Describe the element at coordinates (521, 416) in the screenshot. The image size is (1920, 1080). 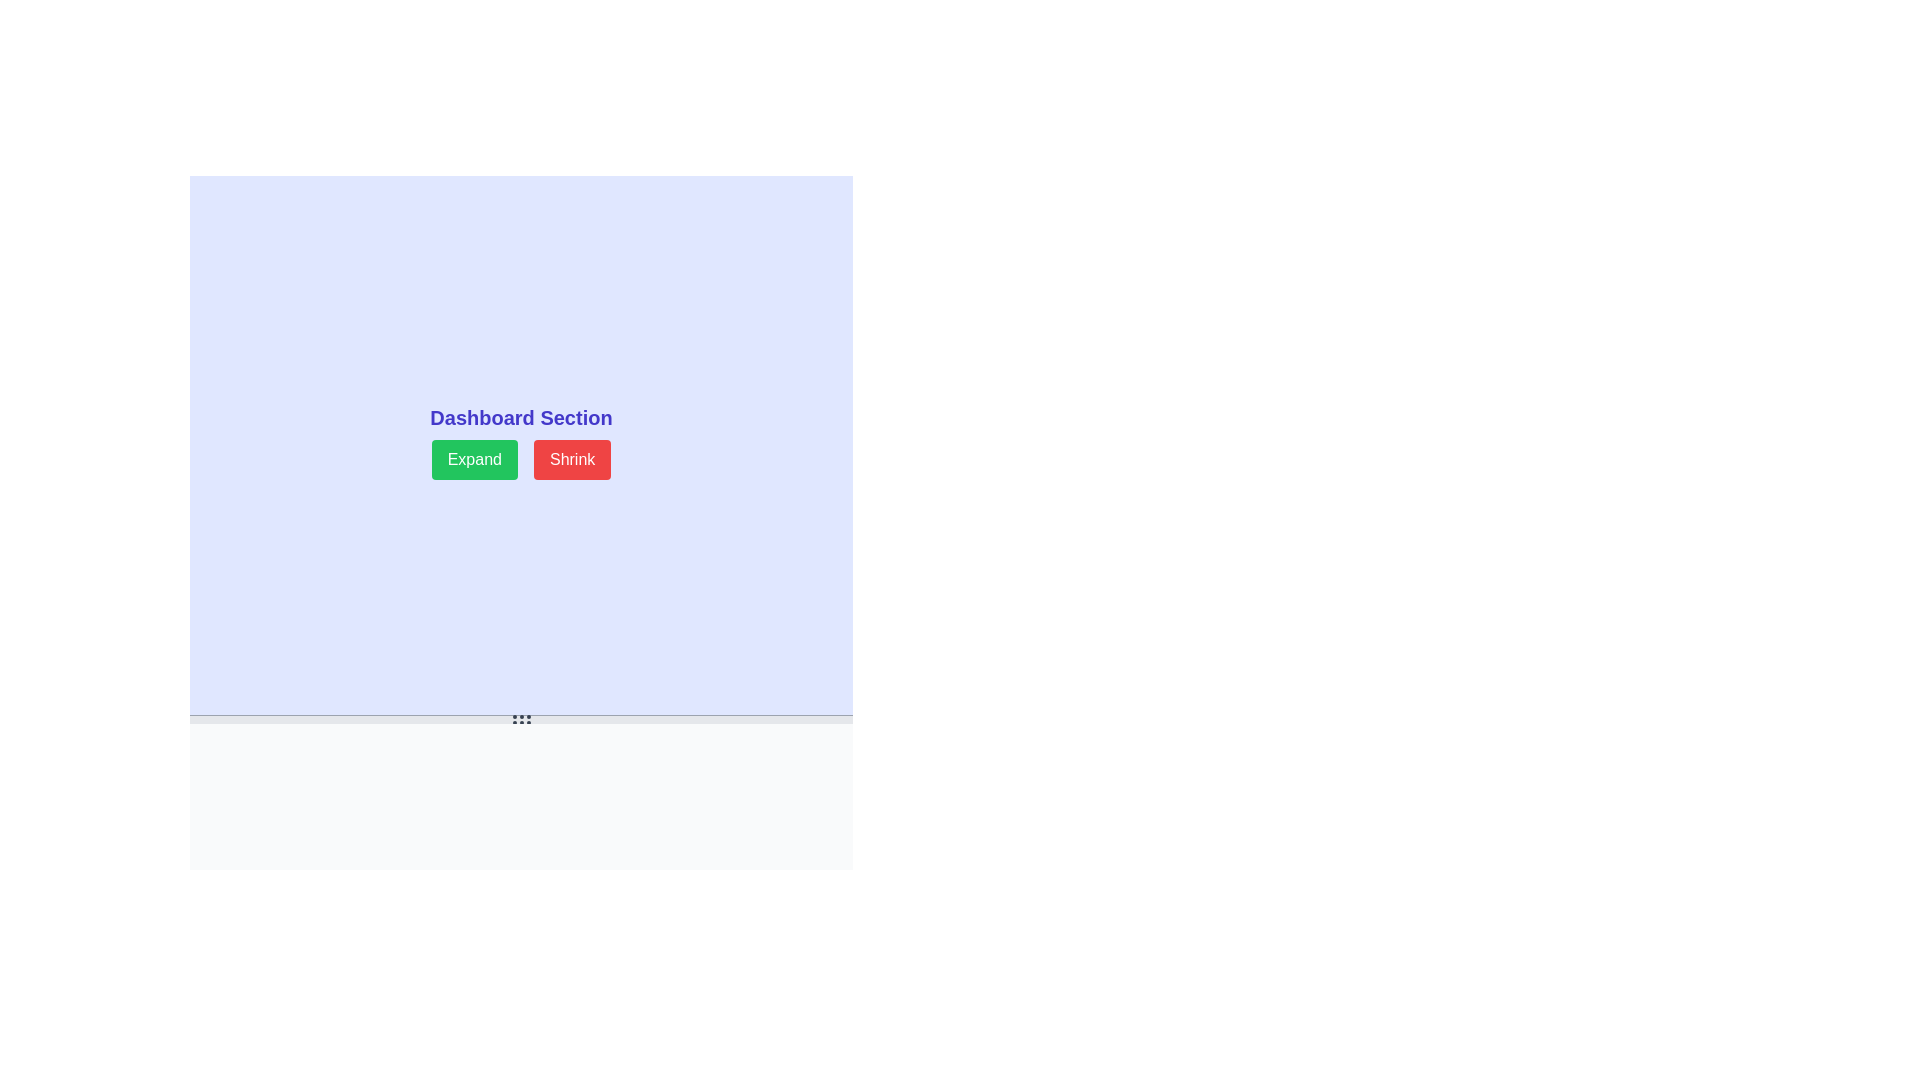
I see `the descriptive header text label, which is centrally positioned above the 'Expand' and 'Shrink' buttons` at that location.